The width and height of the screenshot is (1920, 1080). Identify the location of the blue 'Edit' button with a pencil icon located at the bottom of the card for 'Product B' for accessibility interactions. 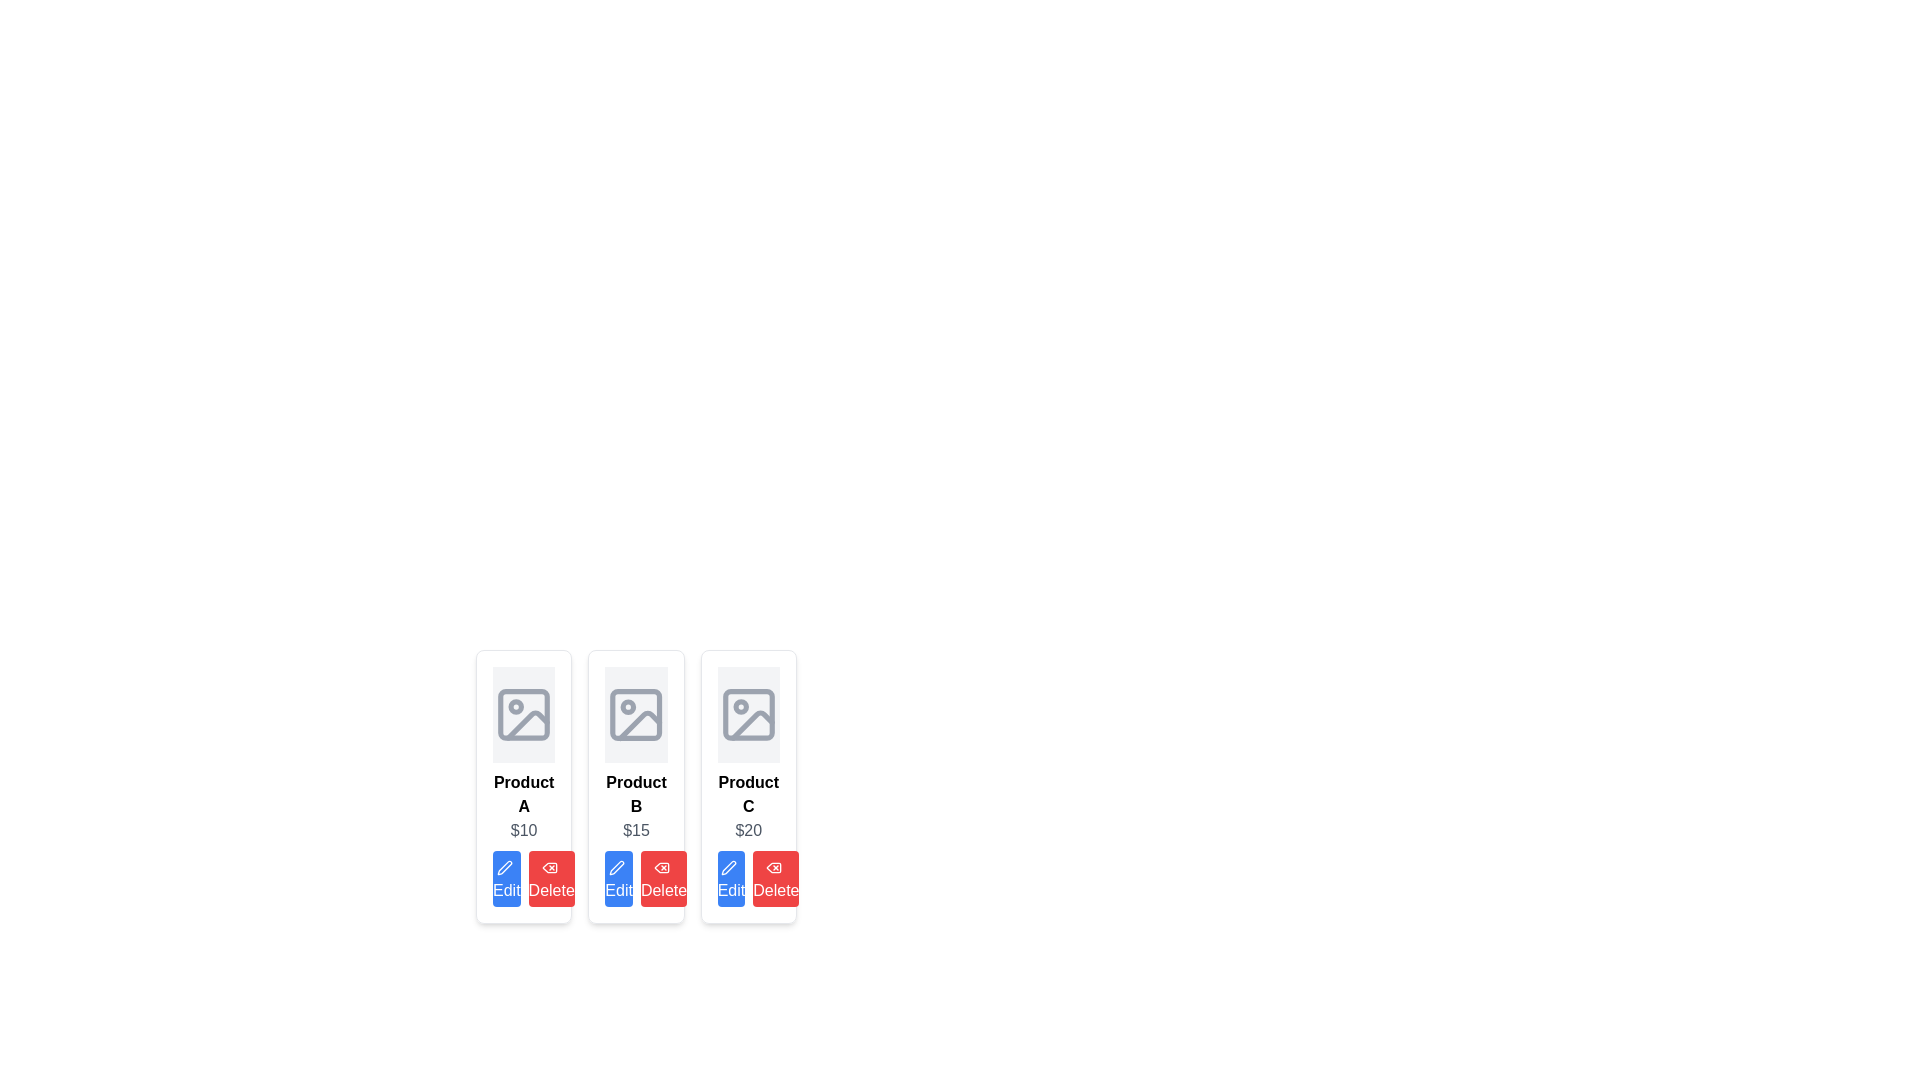
(618, 878).